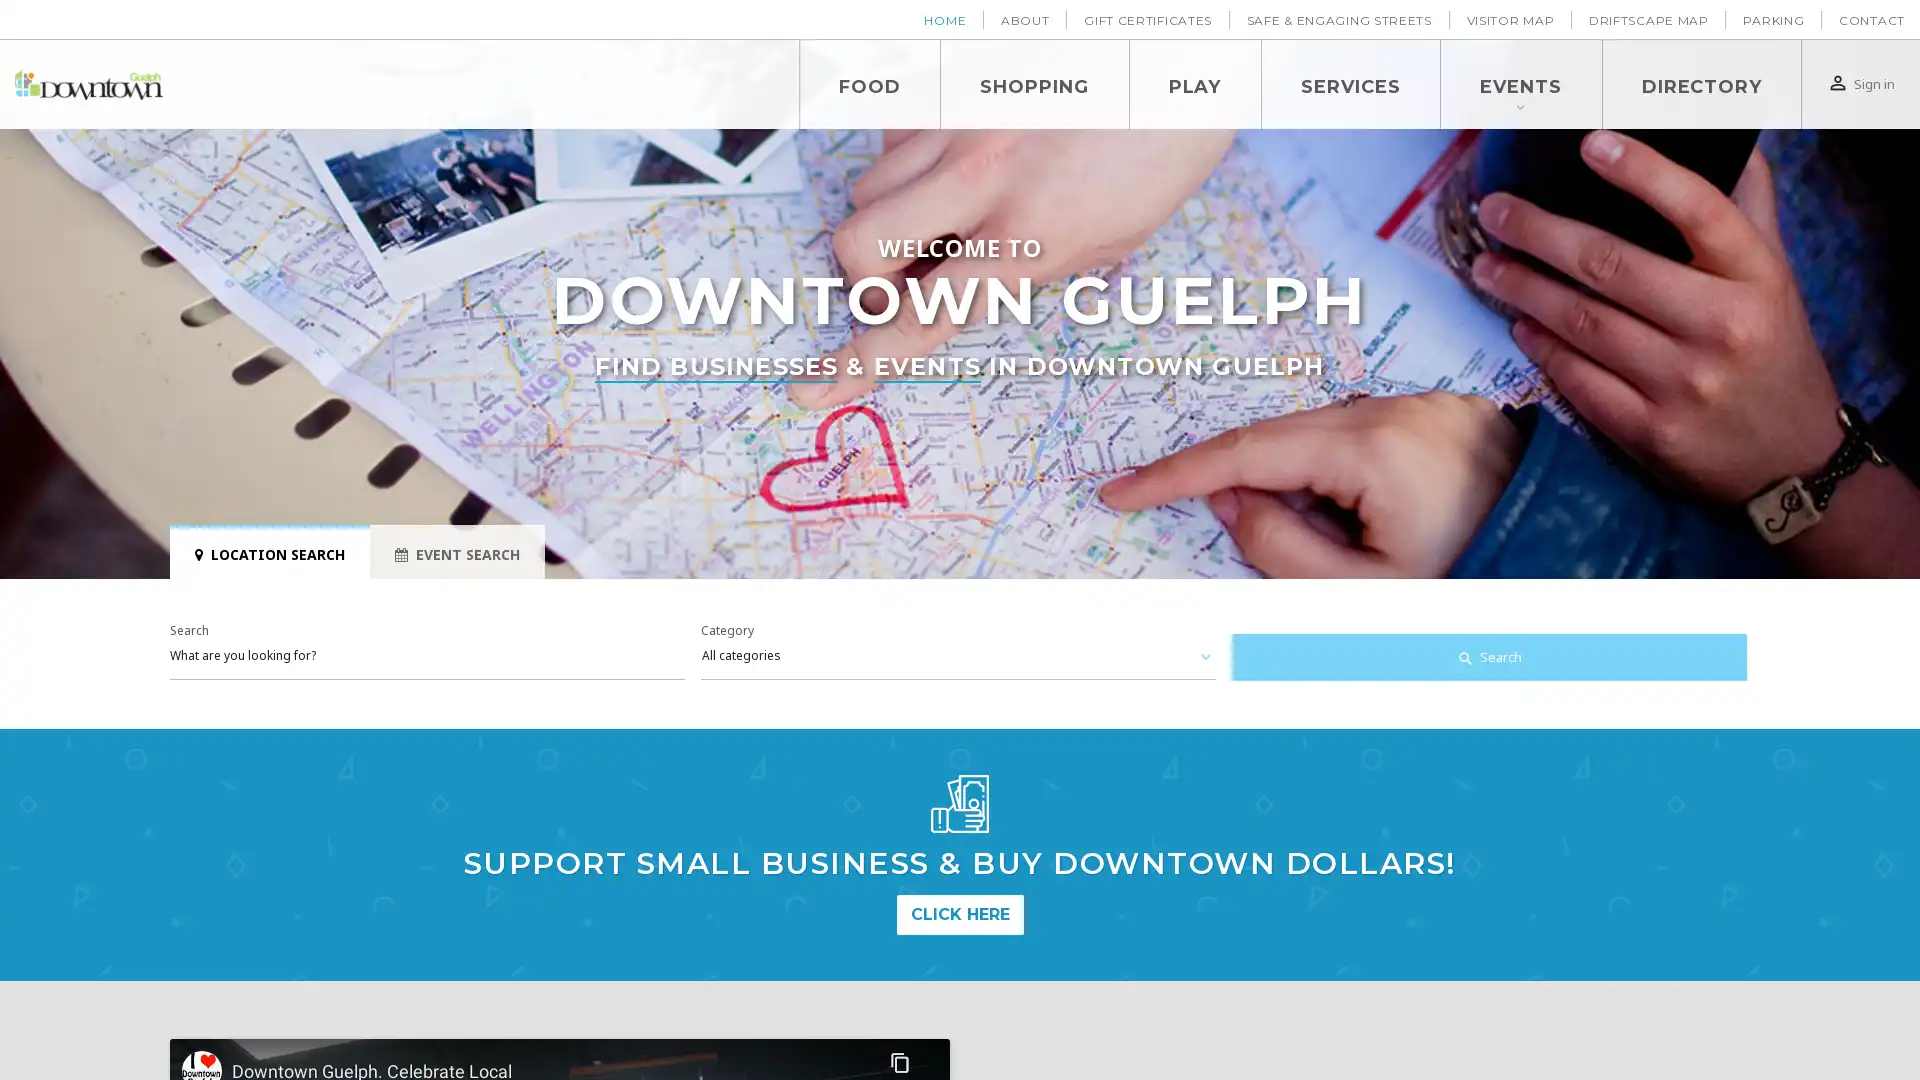 Image resolution: width=1920 pixels, height=1080 pixels. I want to click on CLICK HERE, so click(958, 914).